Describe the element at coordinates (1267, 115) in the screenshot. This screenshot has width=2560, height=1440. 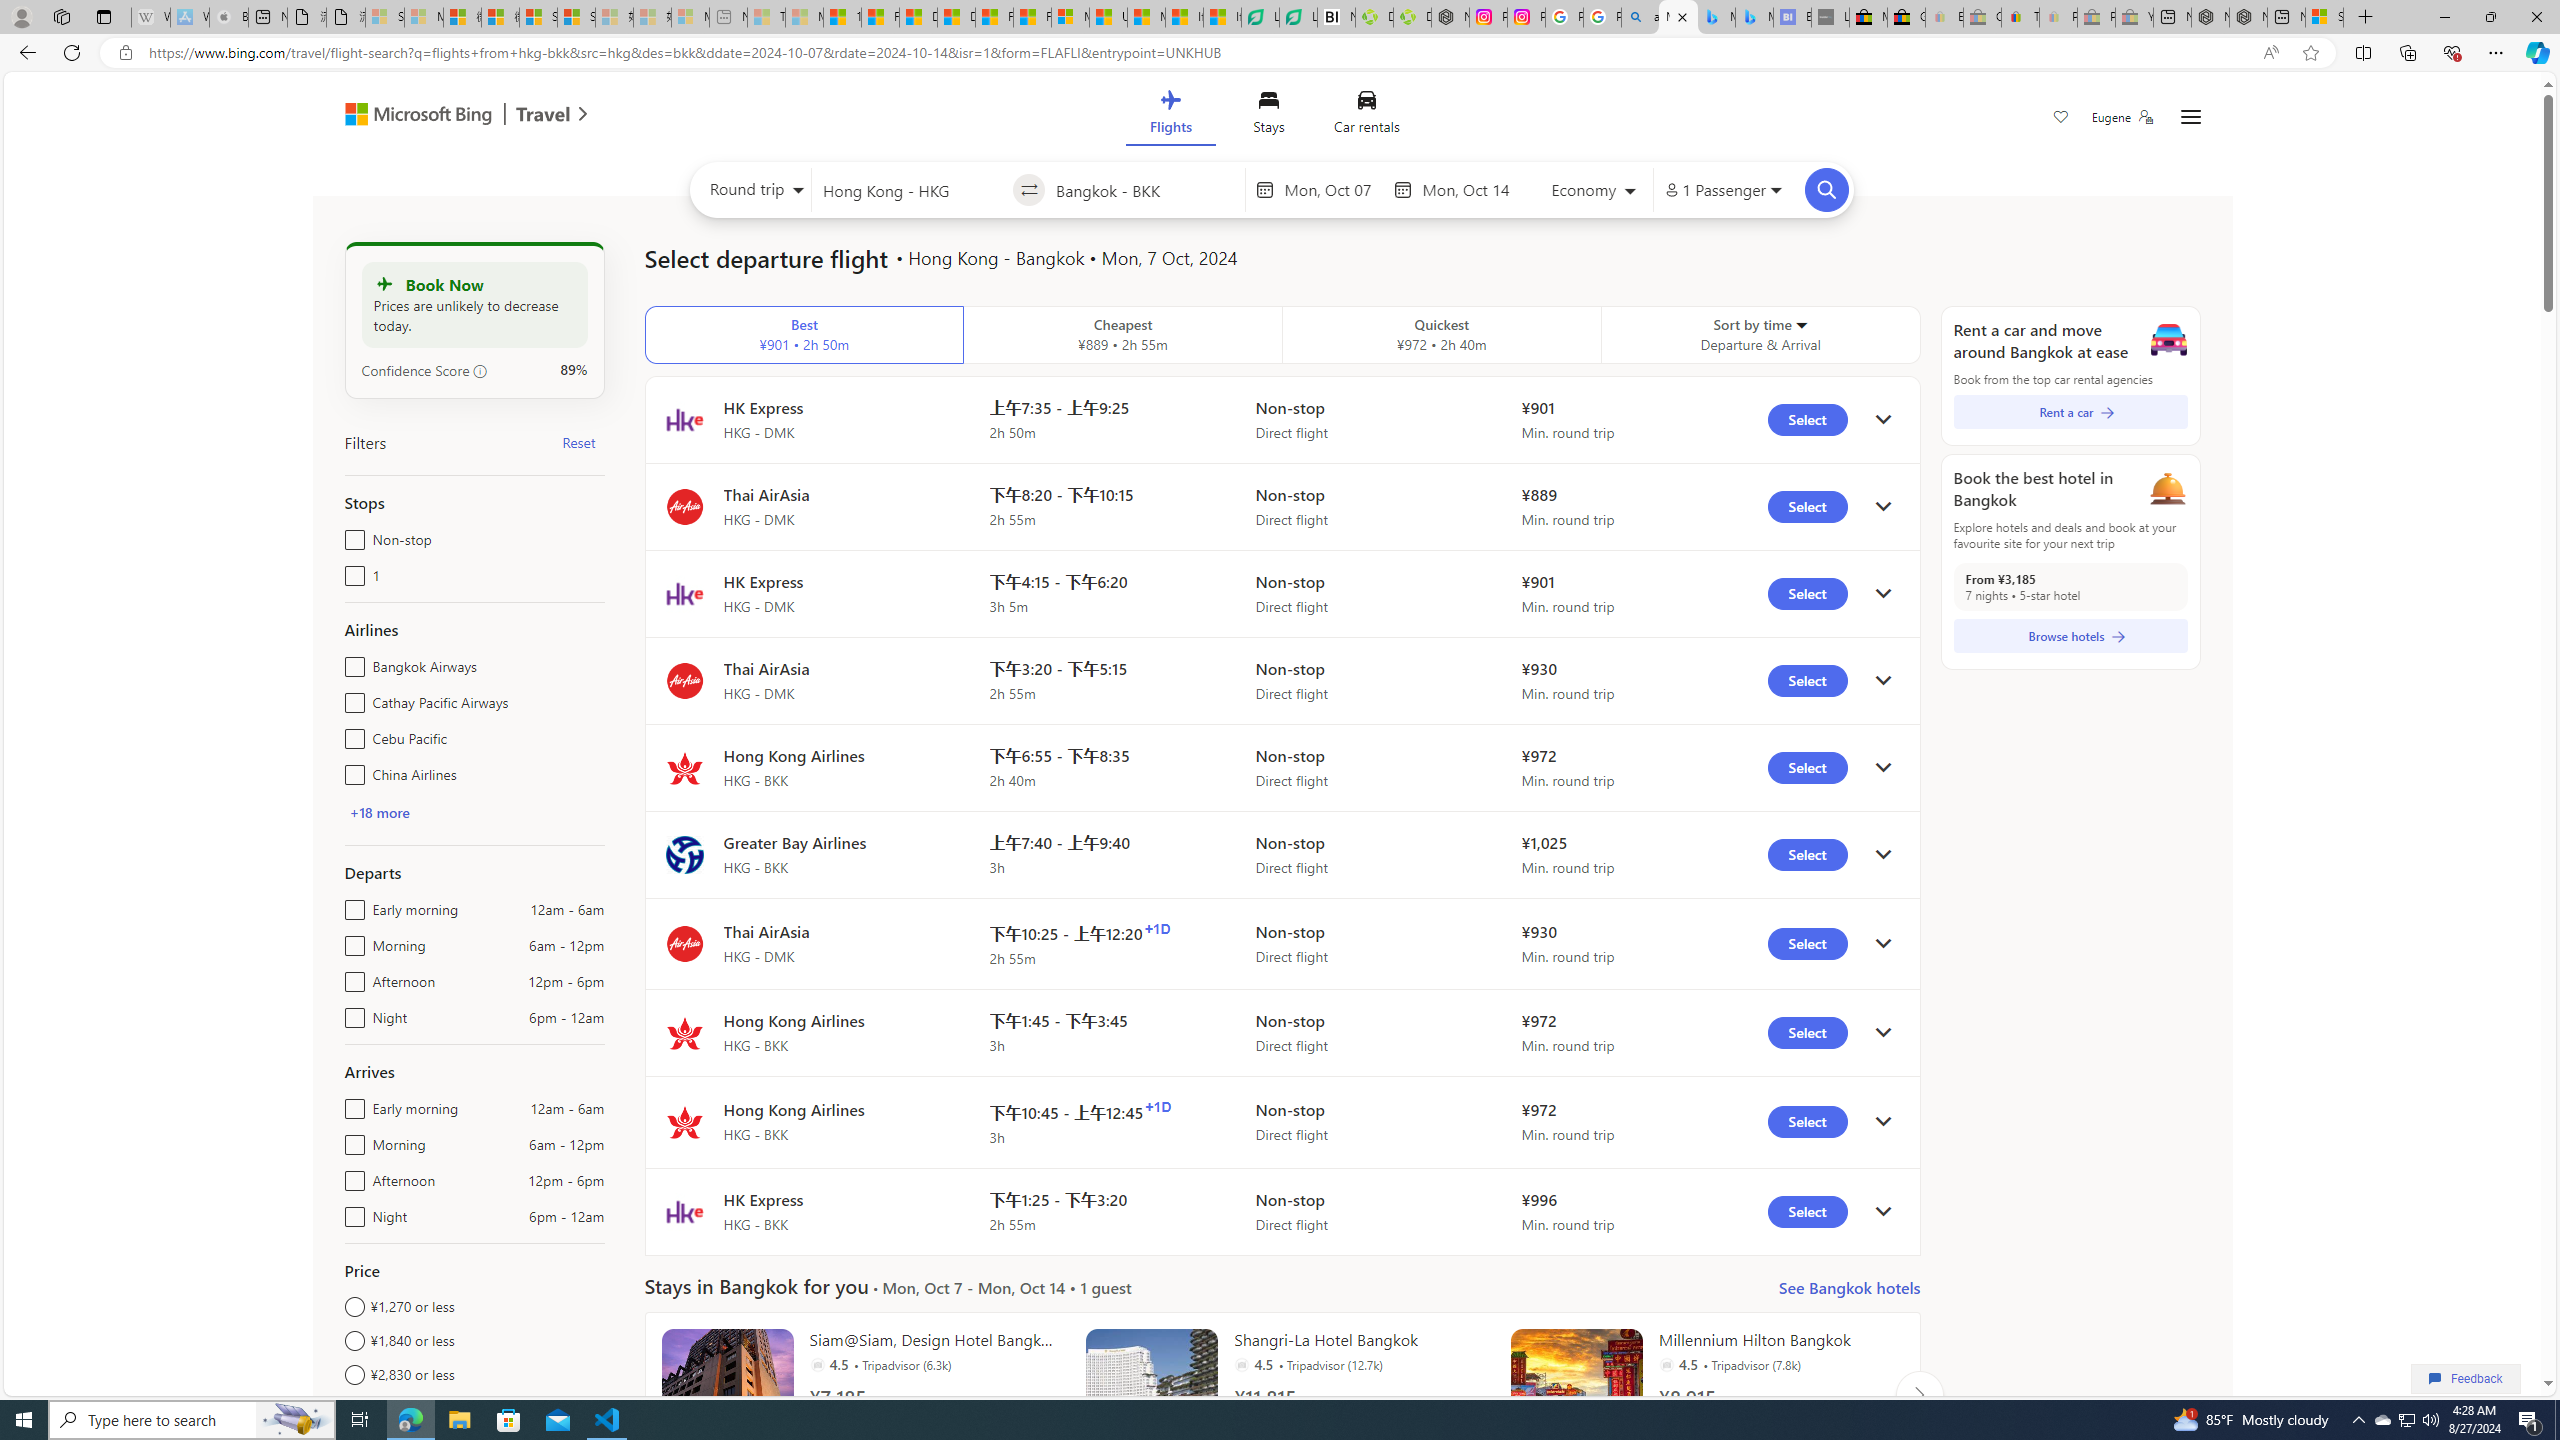
I see `'Stays'` at that location.